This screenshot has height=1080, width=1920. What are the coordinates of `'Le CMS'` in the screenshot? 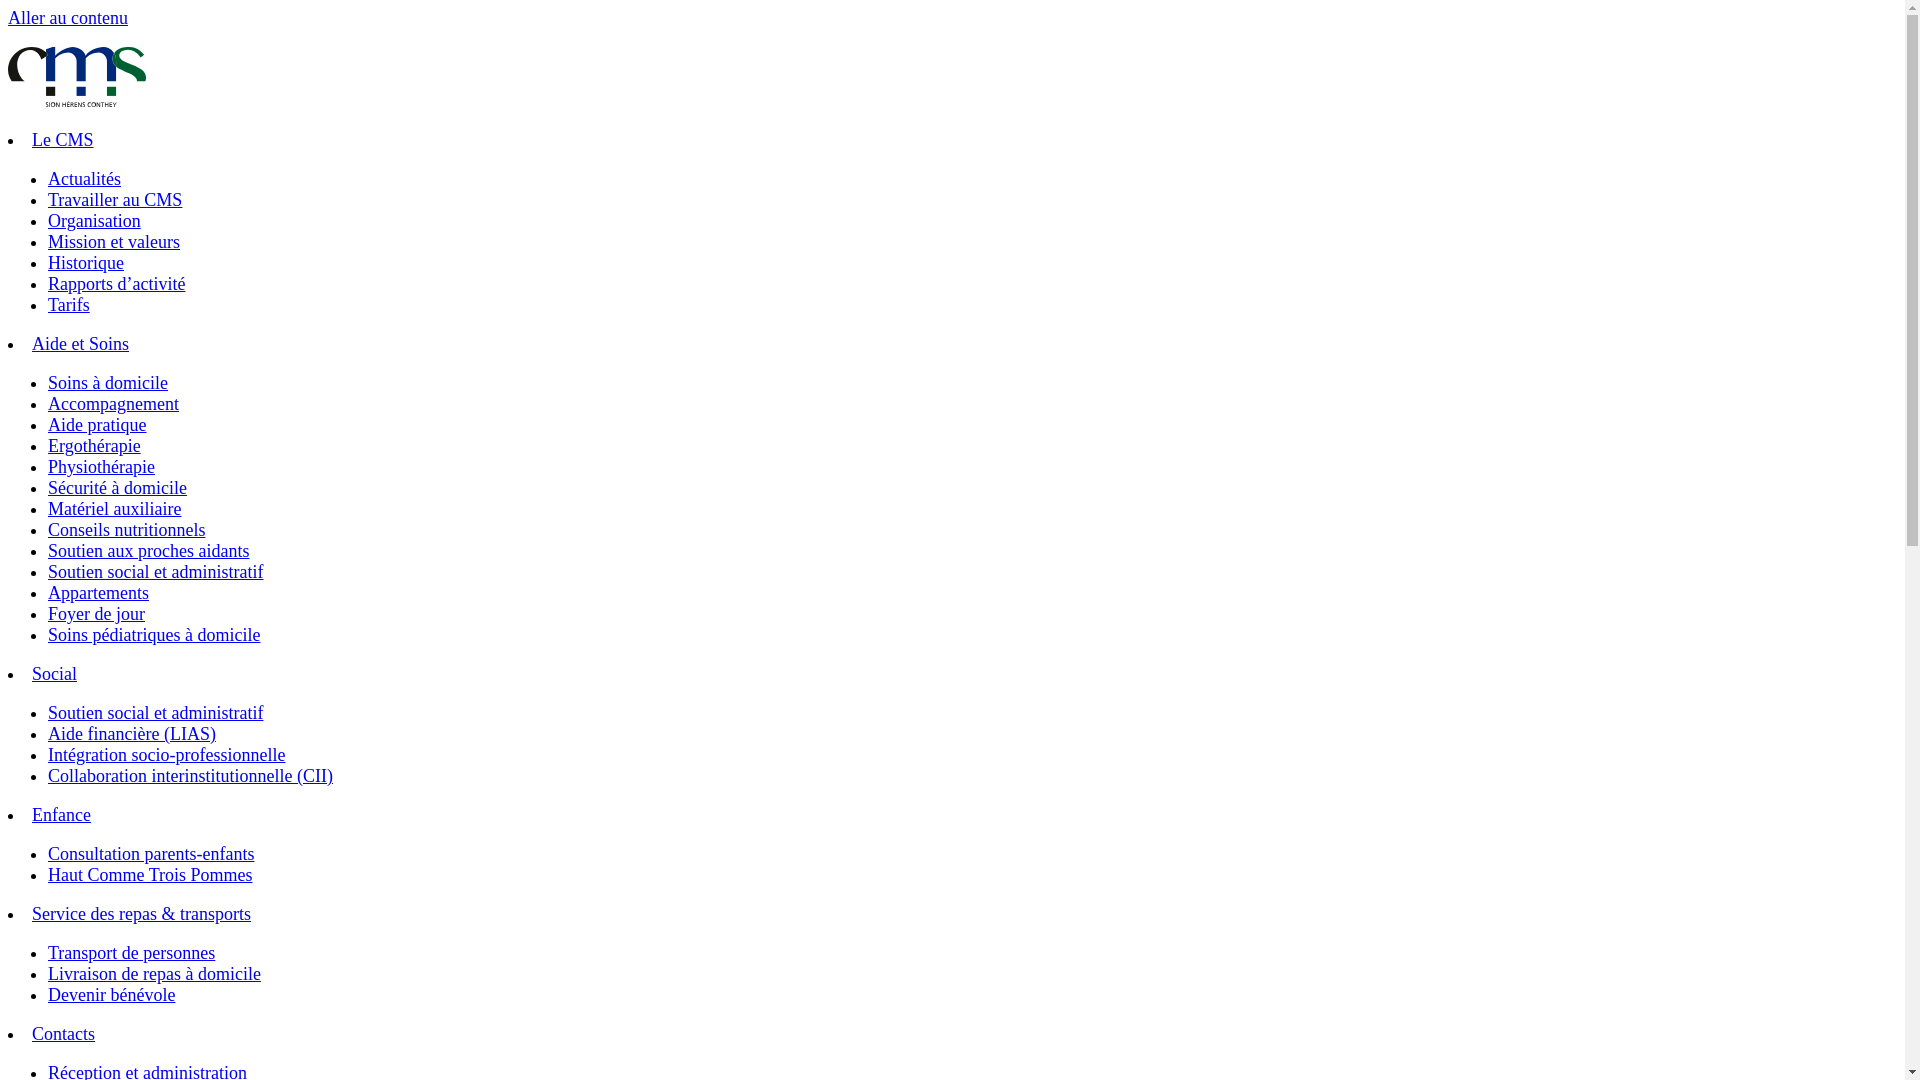 It's located at (62, 138).